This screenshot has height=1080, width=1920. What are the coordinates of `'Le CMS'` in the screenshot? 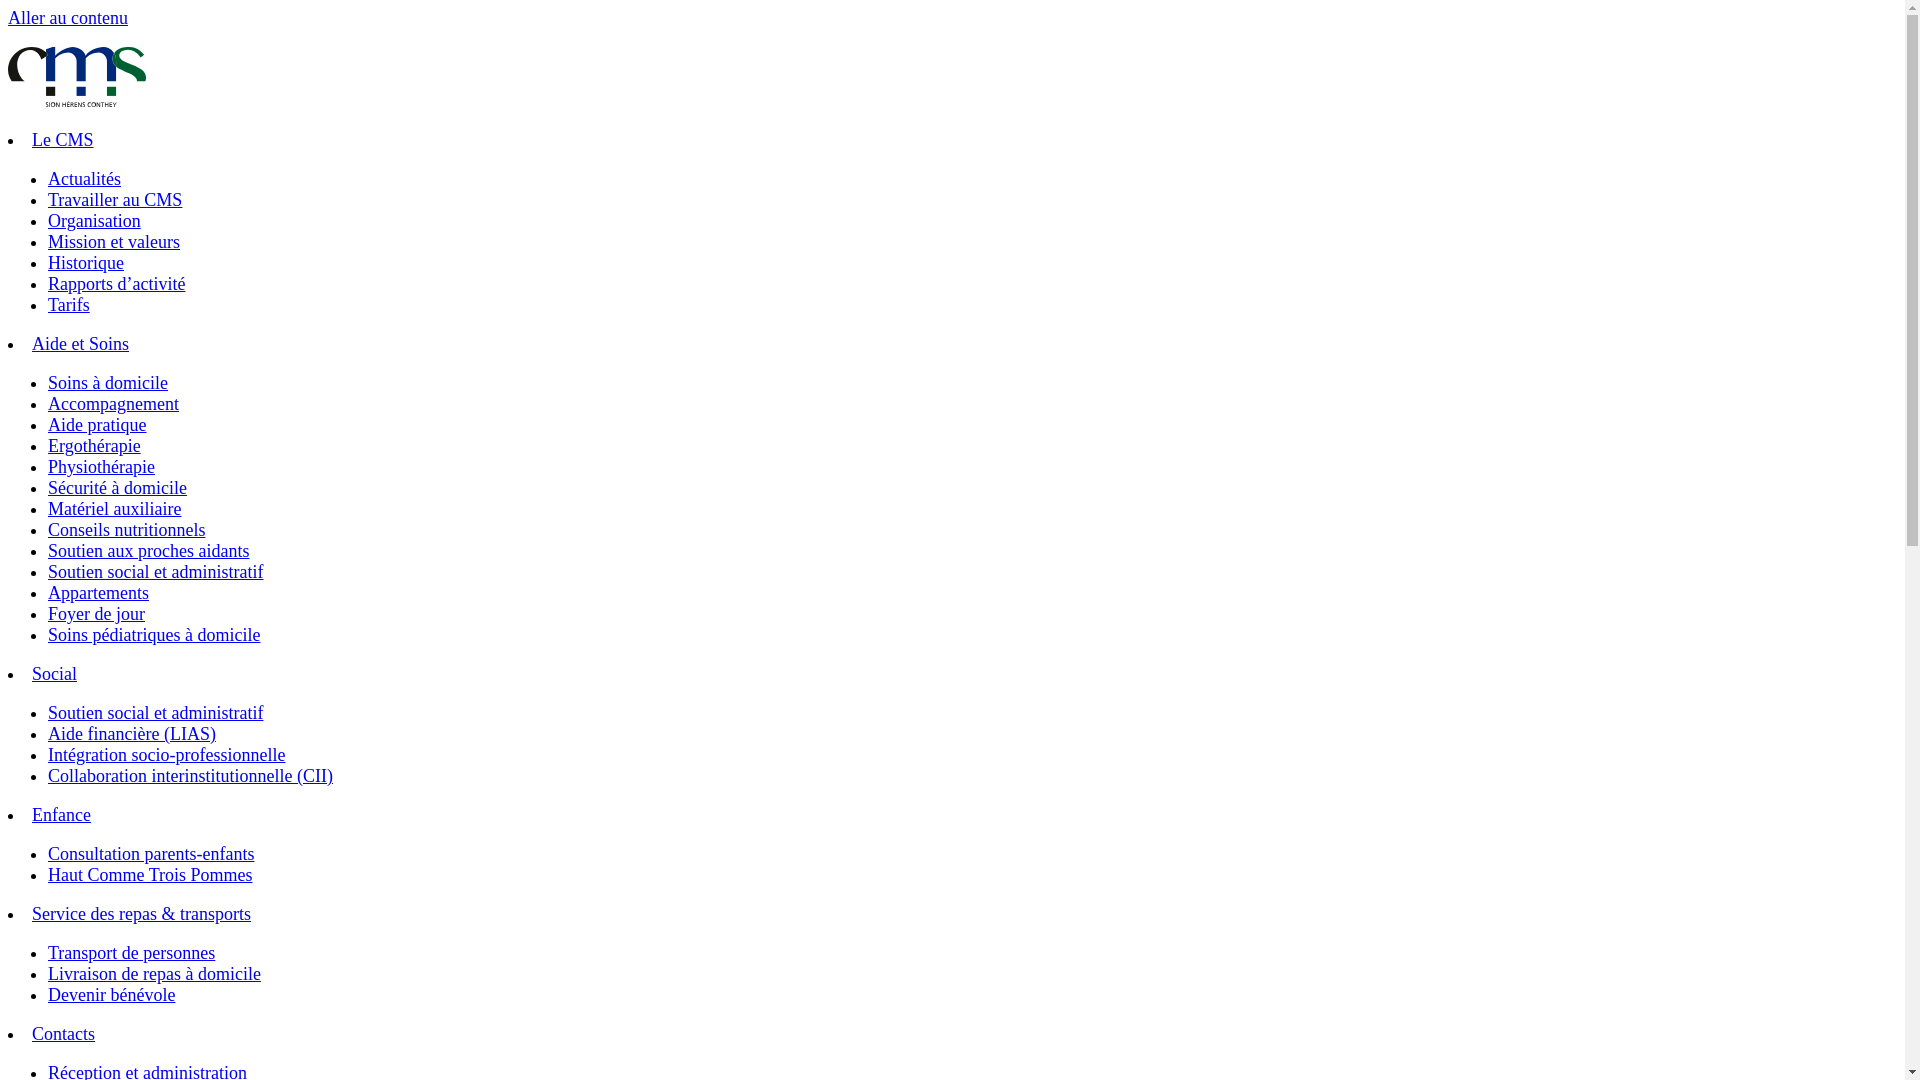 It's located at (62, 138).